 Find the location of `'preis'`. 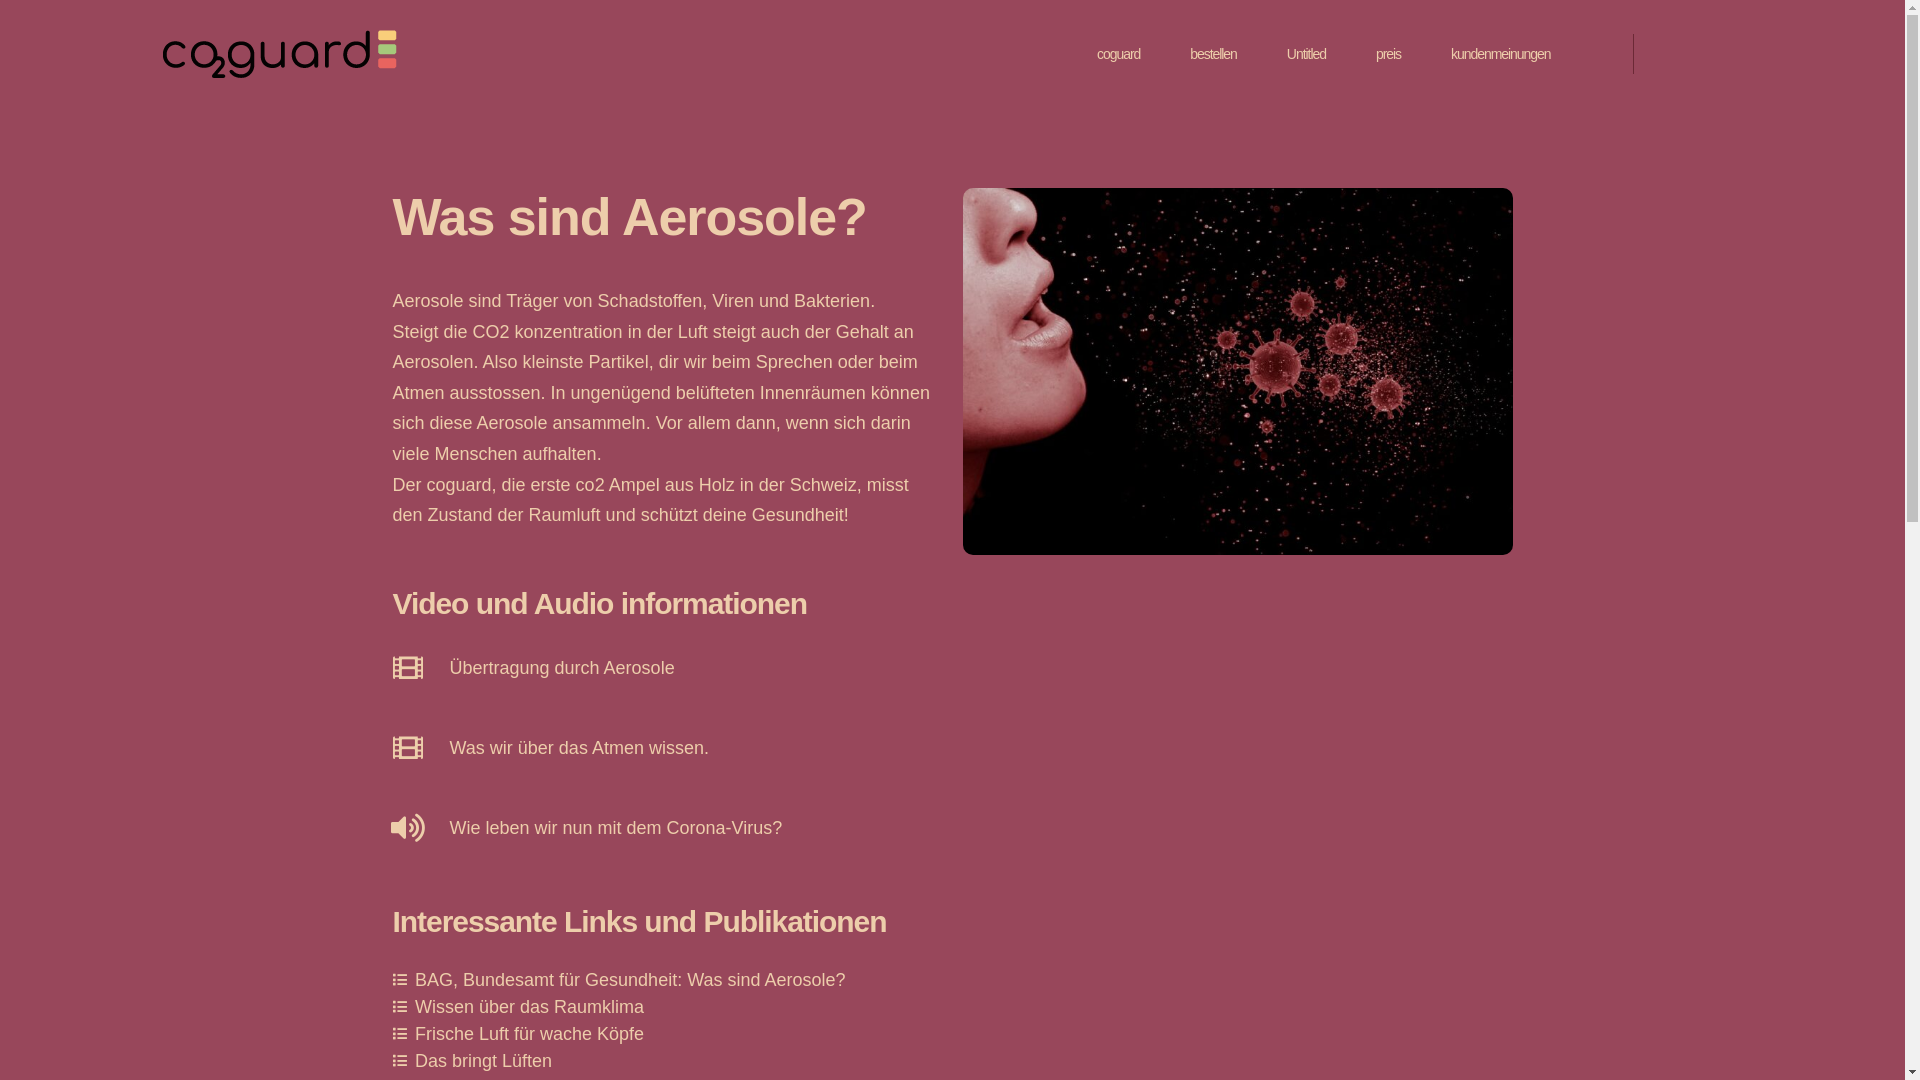

'preis' is located at coordinates (1375, 53).